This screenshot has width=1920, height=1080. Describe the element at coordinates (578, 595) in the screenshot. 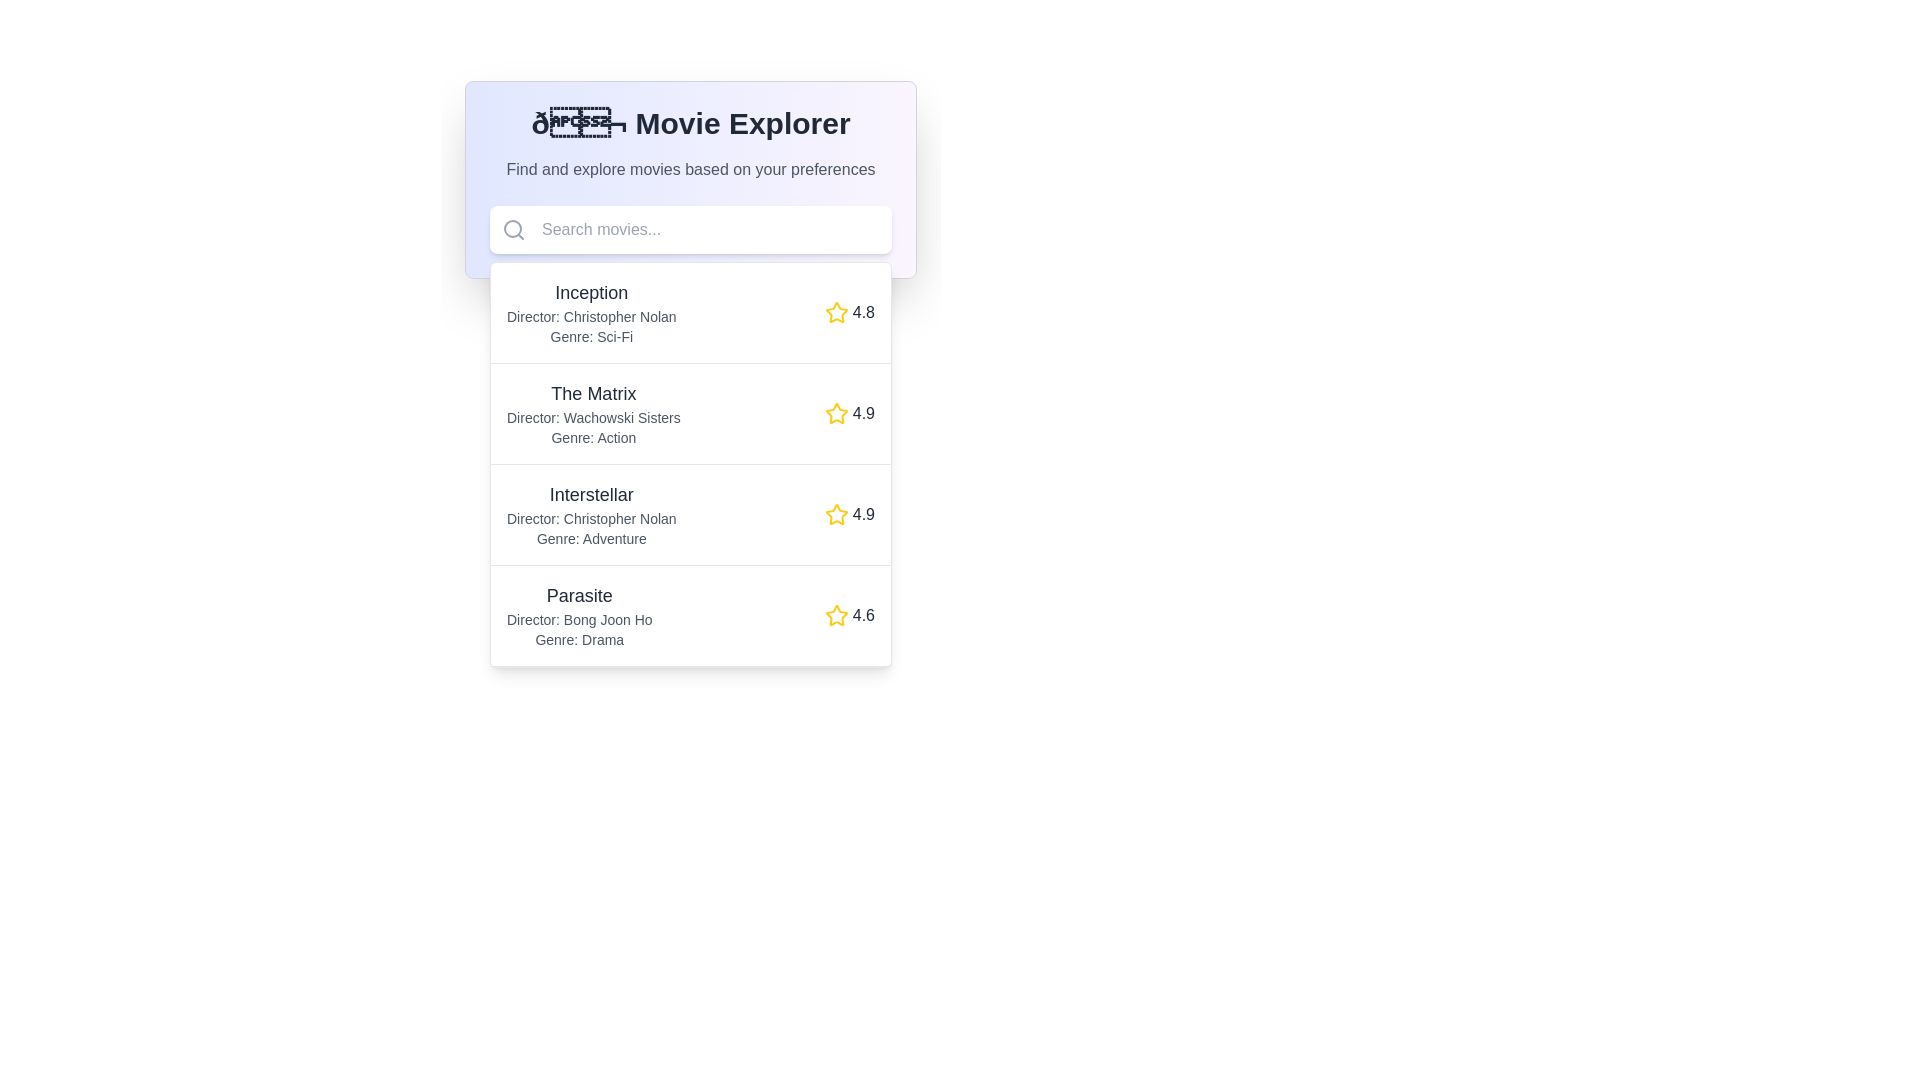

I see `the text label displaying 'Parasite' in bold, black lettering` at that location.